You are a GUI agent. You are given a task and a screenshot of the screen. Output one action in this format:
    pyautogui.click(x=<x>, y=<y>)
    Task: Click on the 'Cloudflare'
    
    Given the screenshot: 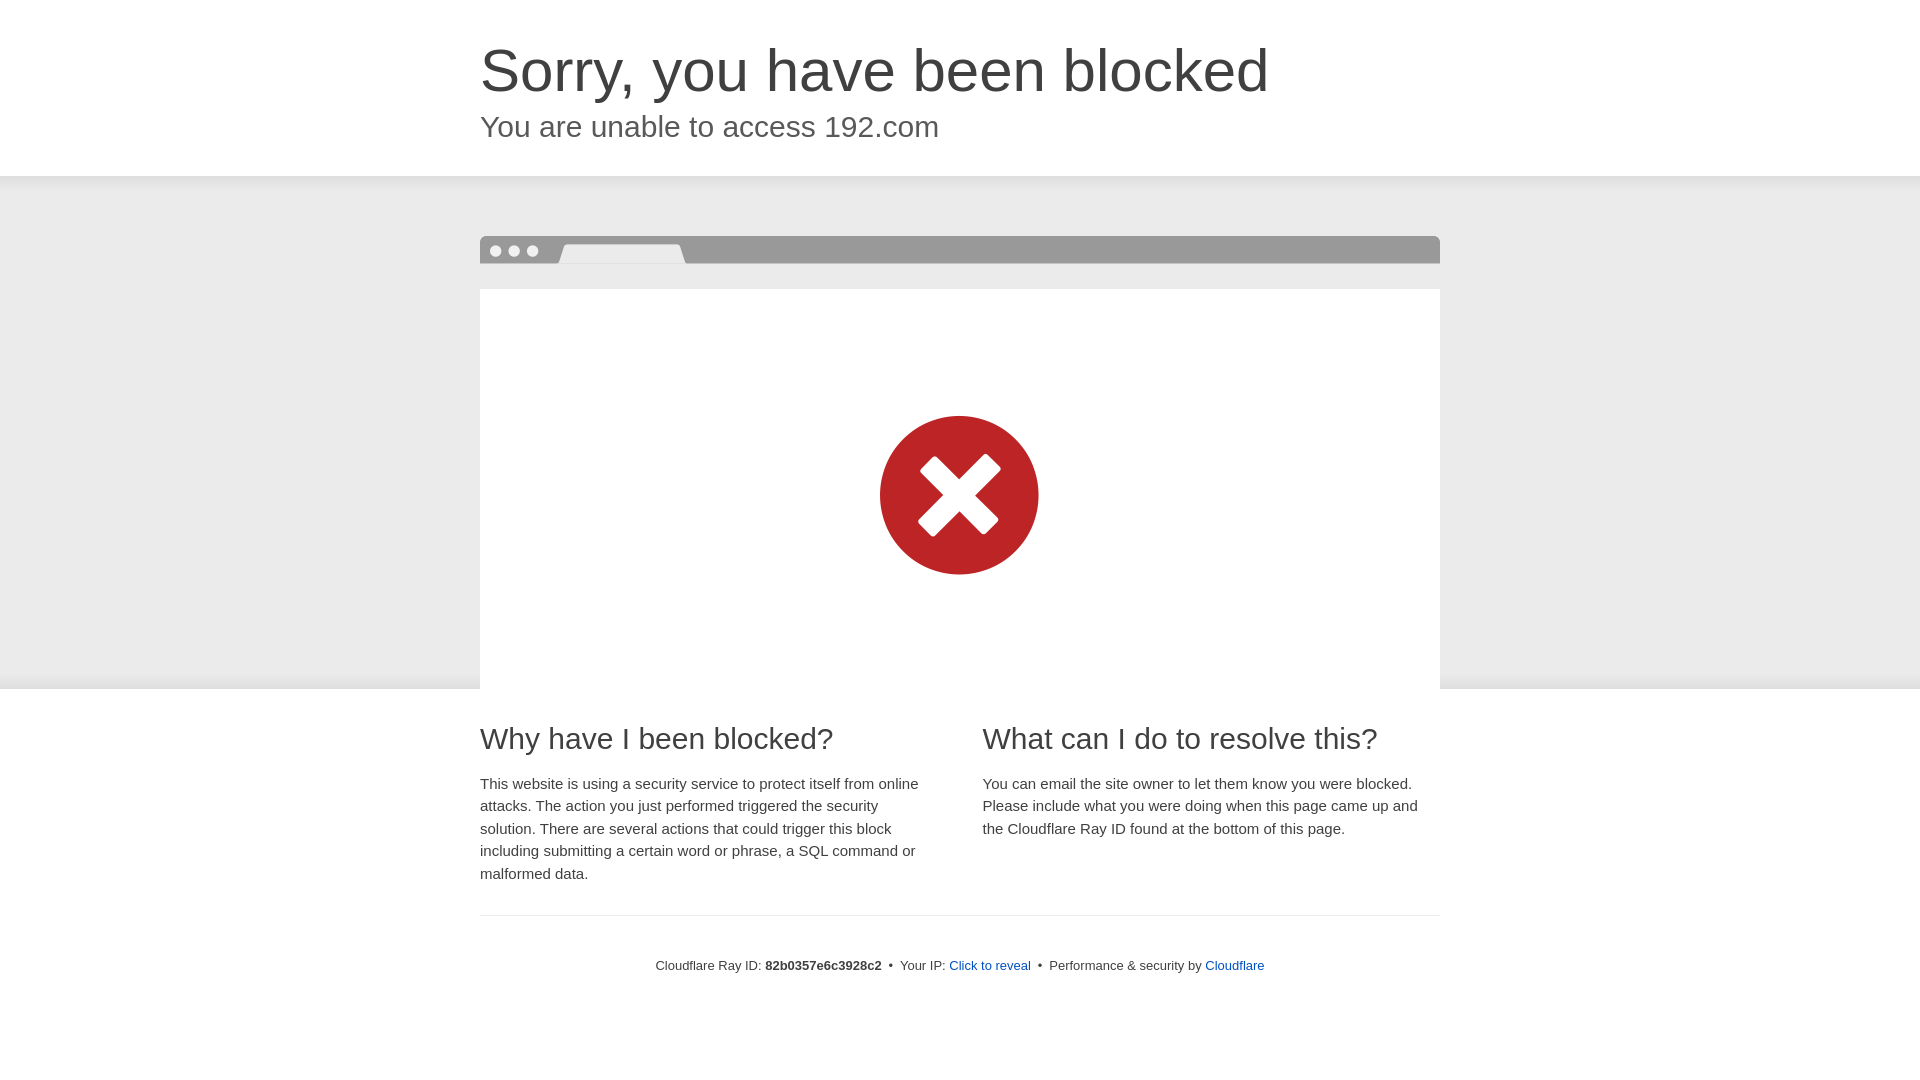 What is the action you would take?
    pyautogui.click(x=1233, y=964)
    